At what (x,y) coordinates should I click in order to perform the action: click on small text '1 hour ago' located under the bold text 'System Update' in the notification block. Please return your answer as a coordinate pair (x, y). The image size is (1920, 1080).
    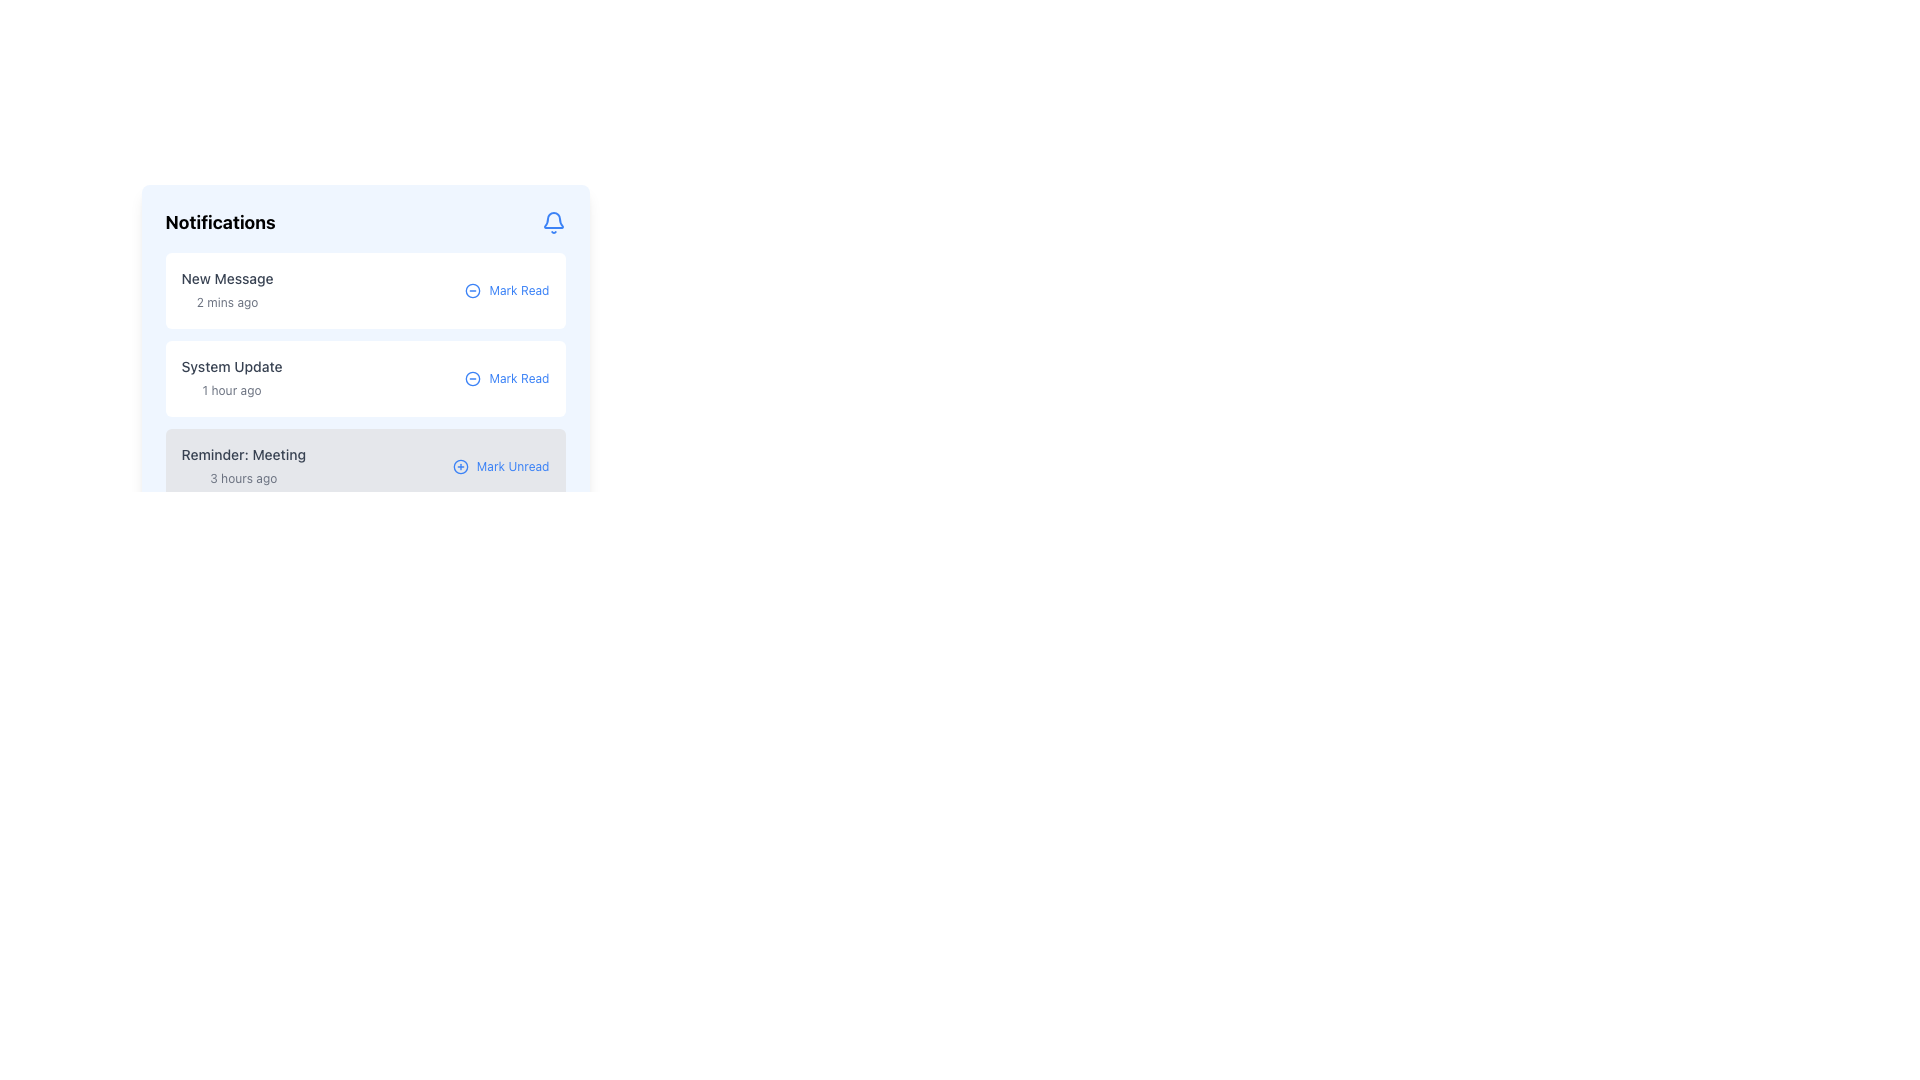
    Looking at the image, I should click on (232, 390).